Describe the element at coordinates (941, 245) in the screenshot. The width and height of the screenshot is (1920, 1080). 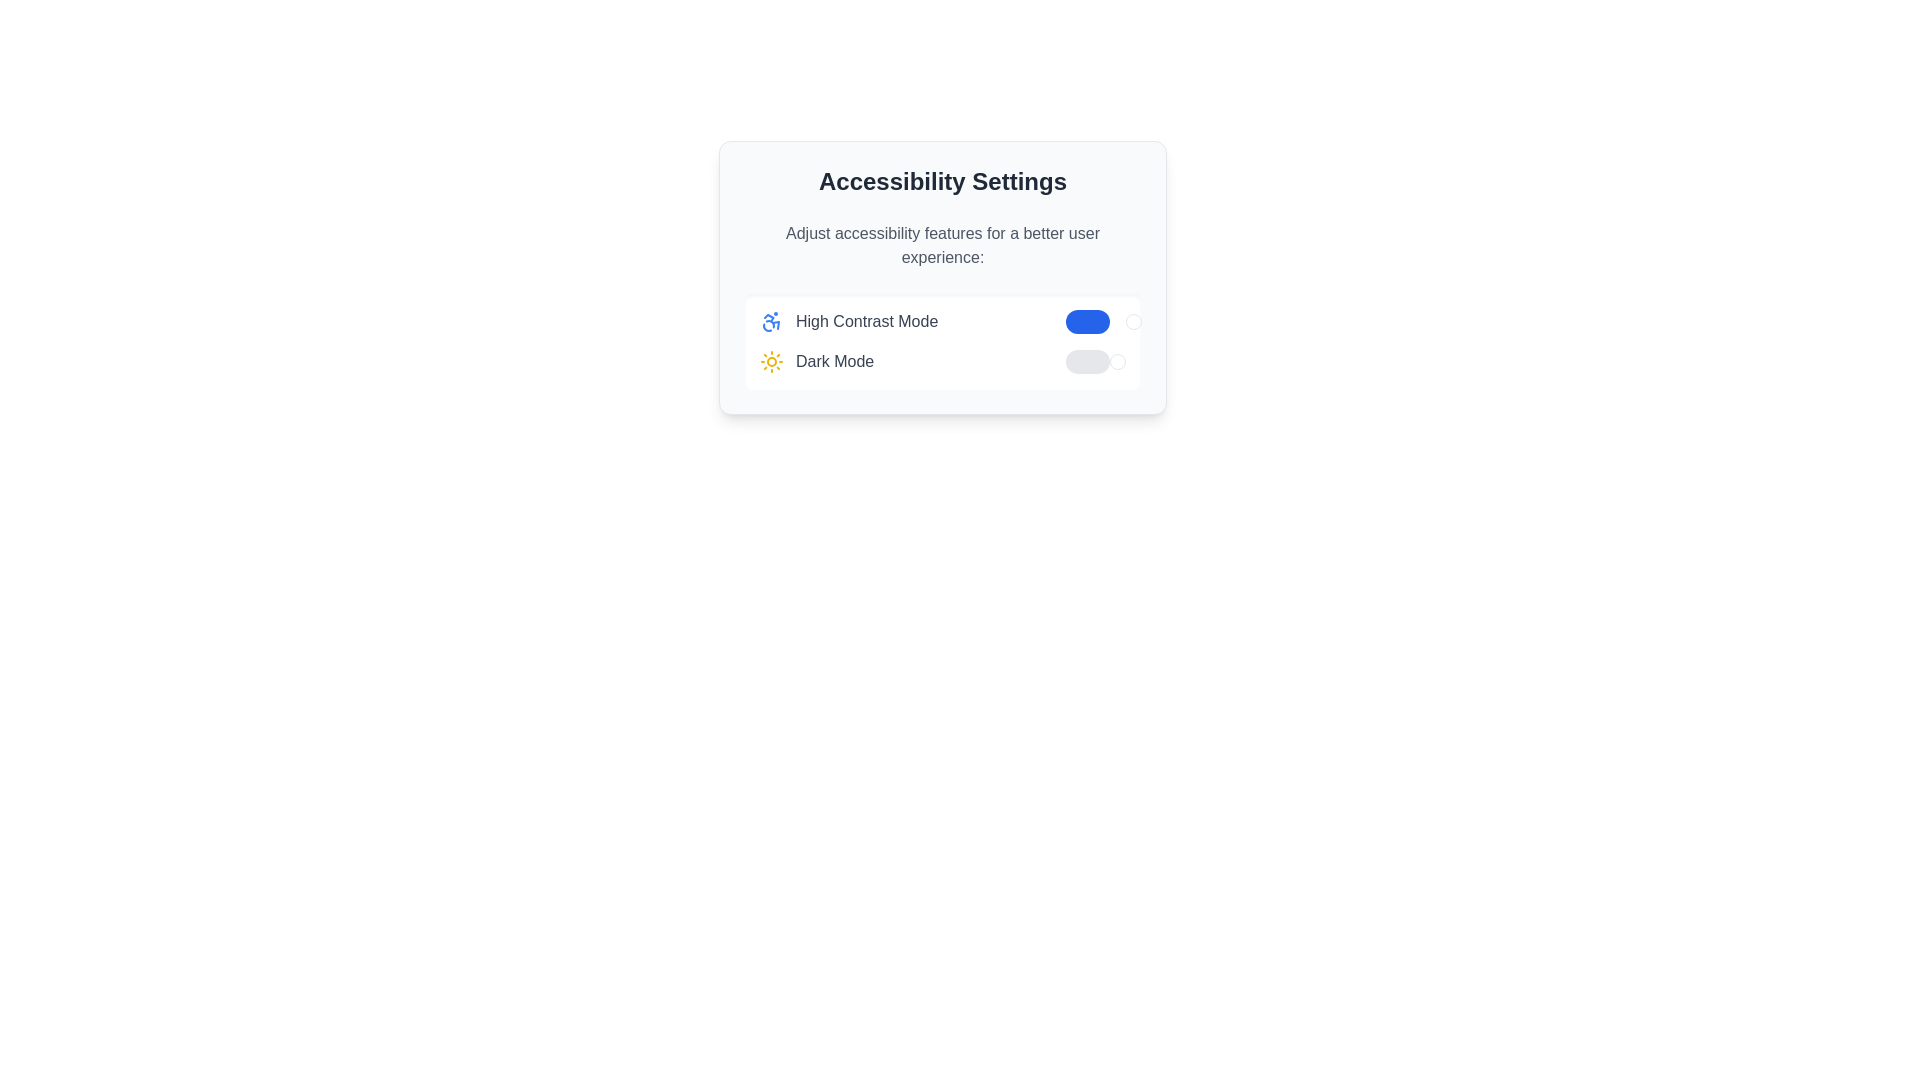
I see `the informational text that reads 'Adjust accessibility features for a better user experience:' within the accessibility settings panel` at that location.